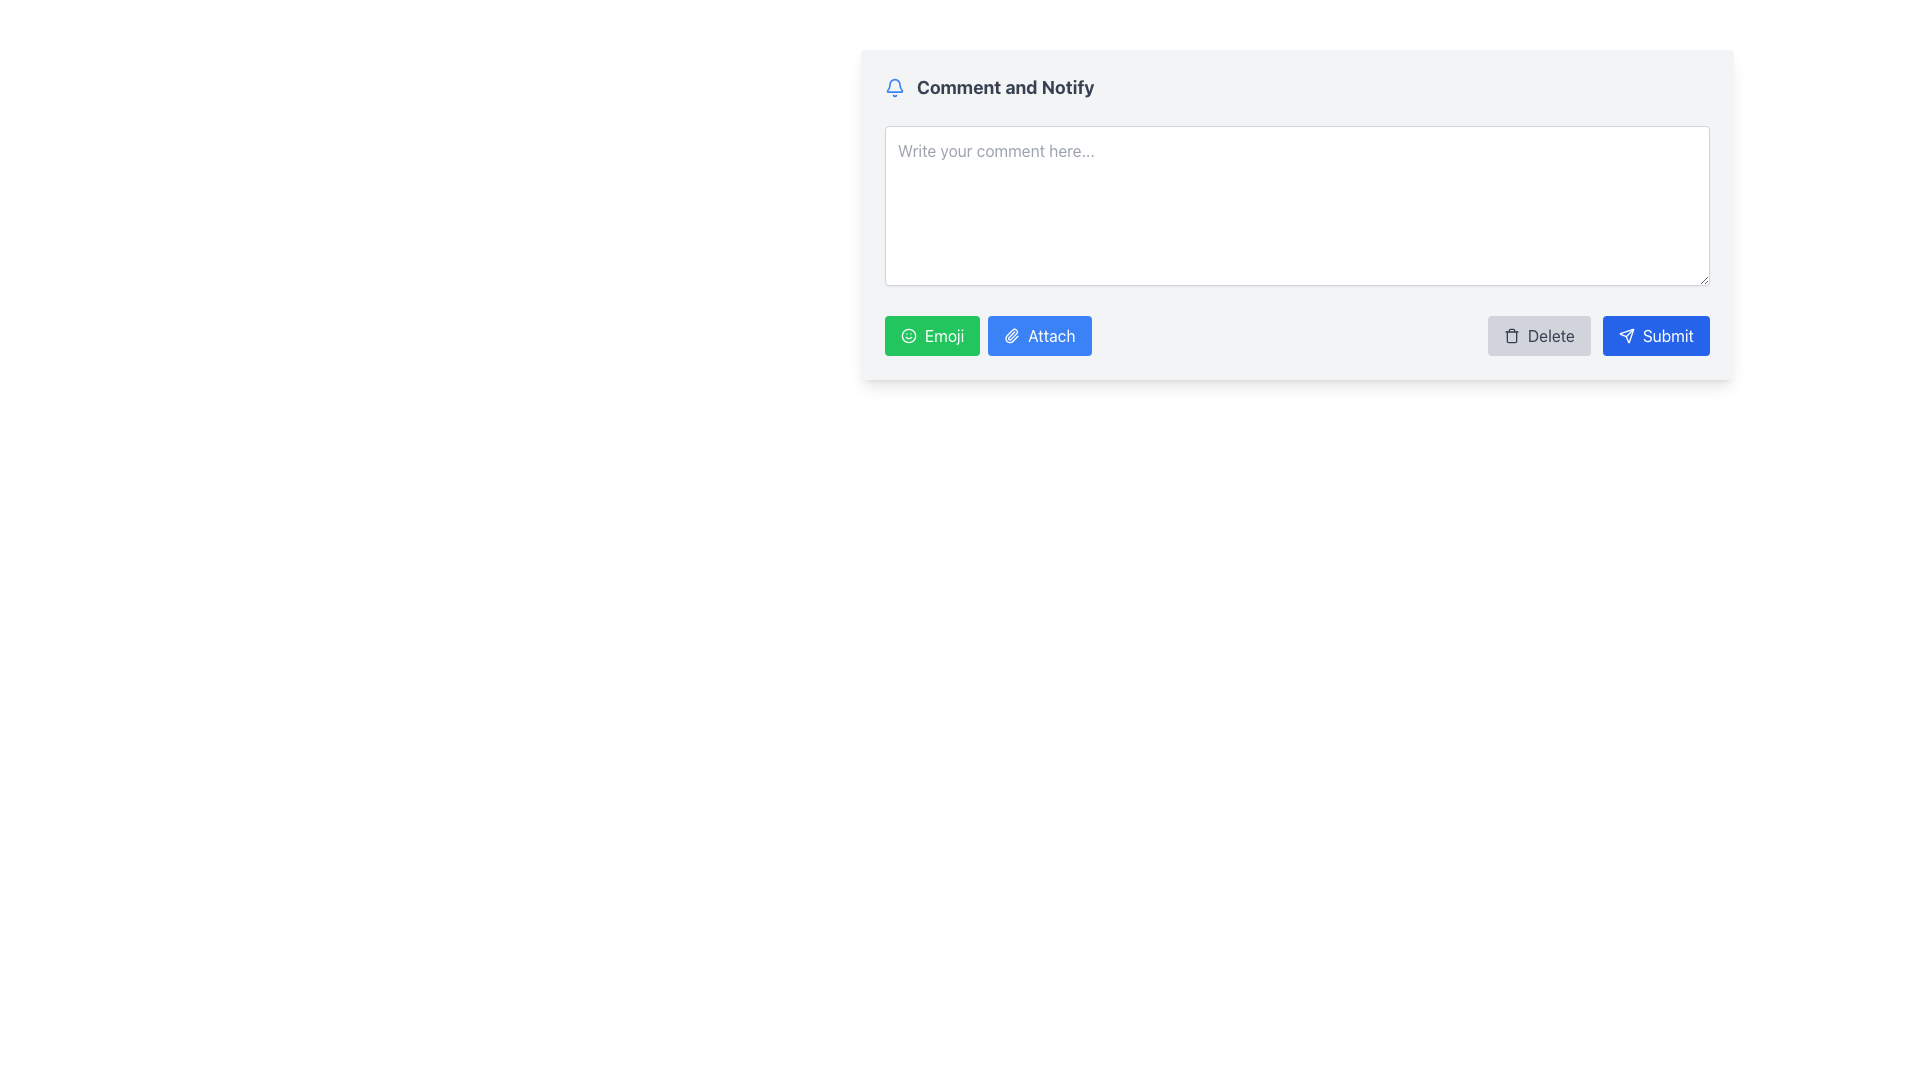  What do you see at coordinates (1011, 334) in the screenshot?
I see `the paperclip icon located in the top-right corner of the comment input interface for additional tooltips or effects` at bounding box center [1011, 334].